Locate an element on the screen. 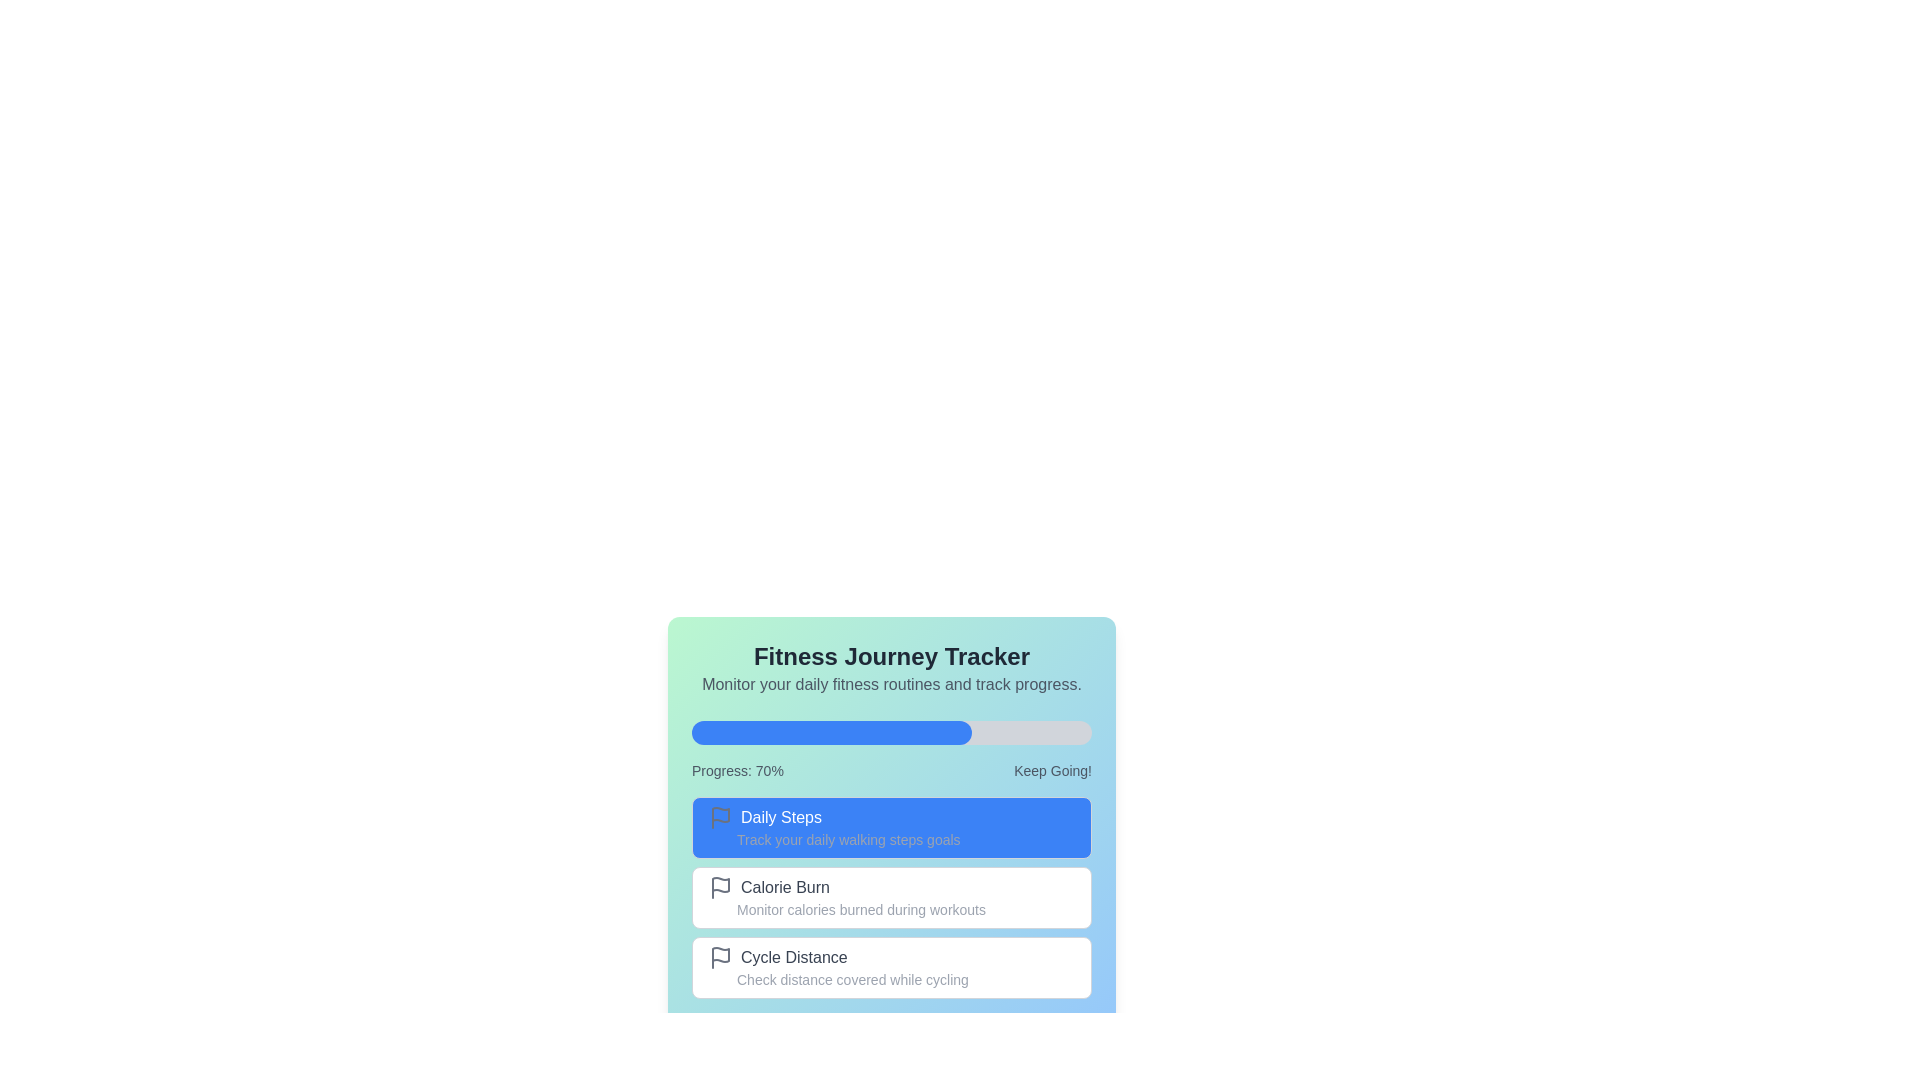 This screenshot has width=1920, height=1080. the 'Fitness Journey Tracker' header text element is located at coordinates (891, 656).